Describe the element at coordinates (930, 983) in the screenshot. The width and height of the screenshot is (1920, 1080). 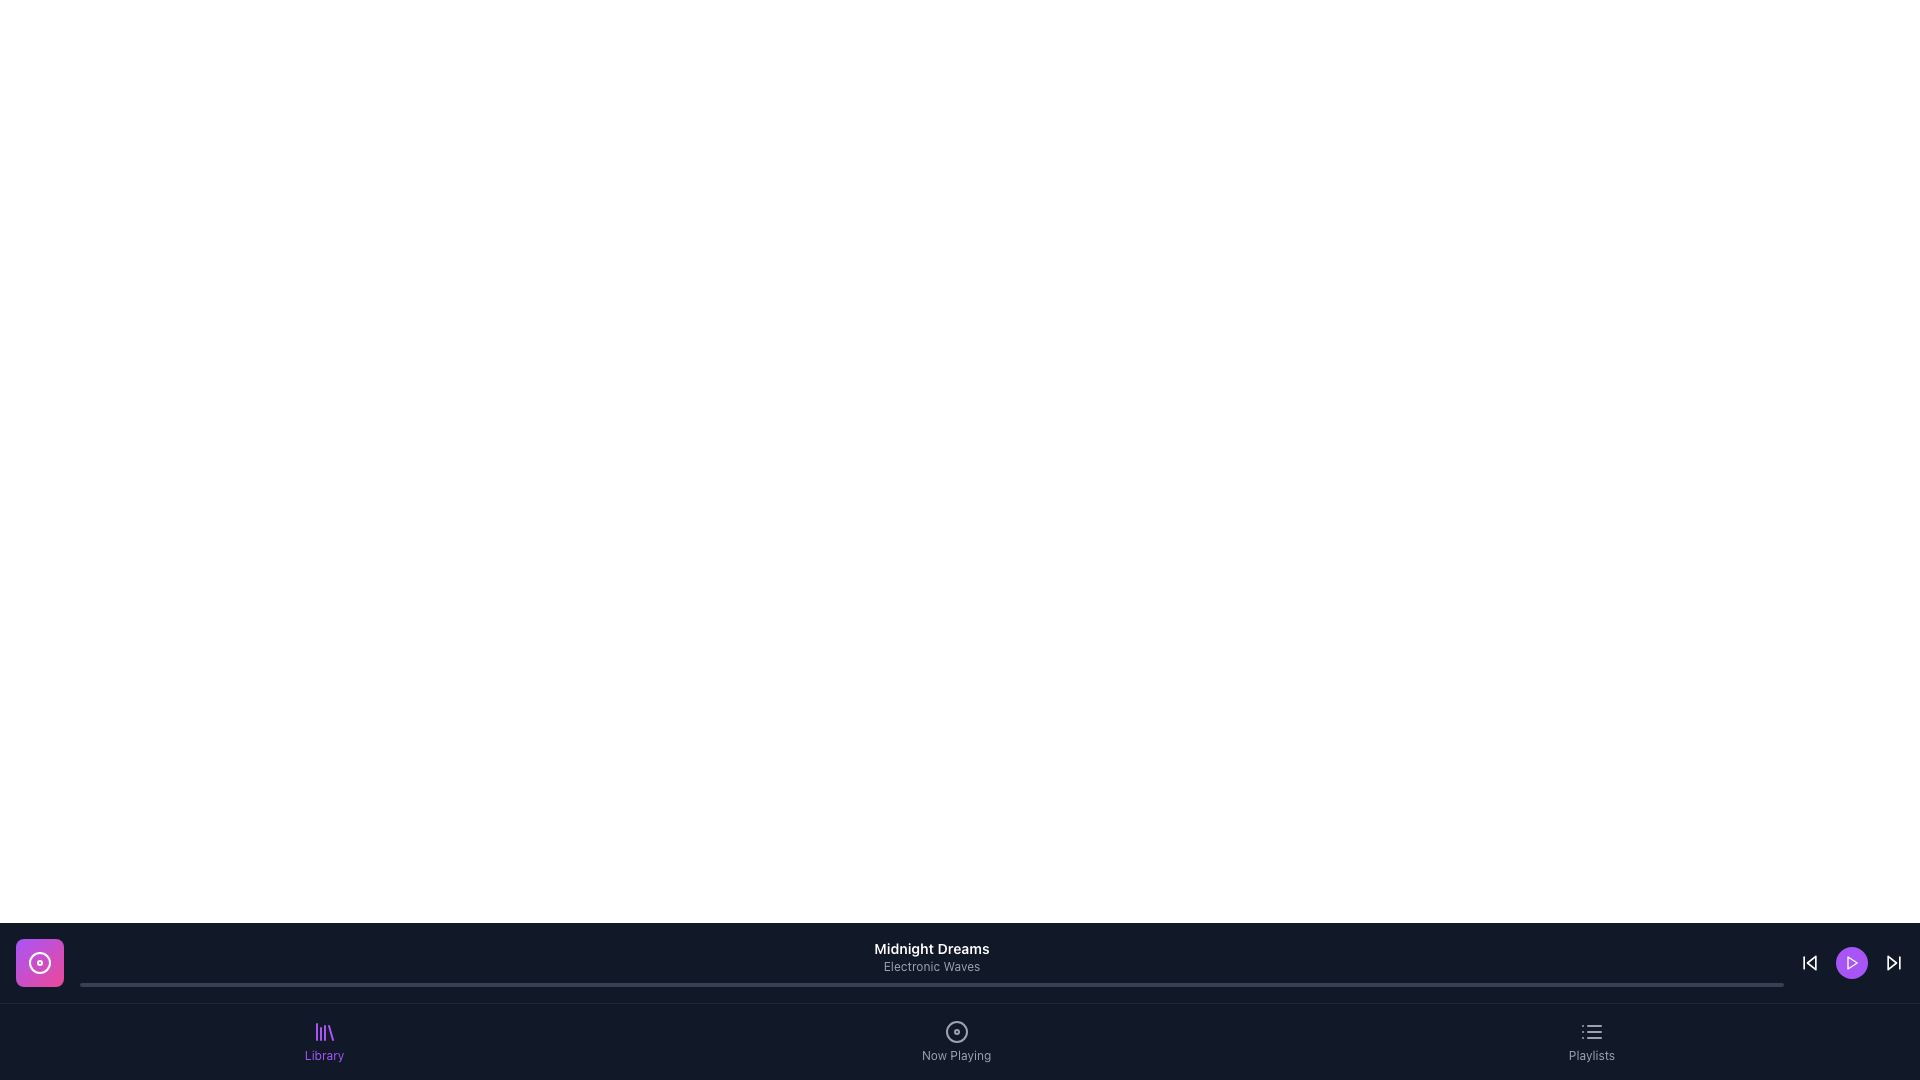
I see `the progress bar located beneath the text 'Electronic Waves', which indicates playback progress` at that location.